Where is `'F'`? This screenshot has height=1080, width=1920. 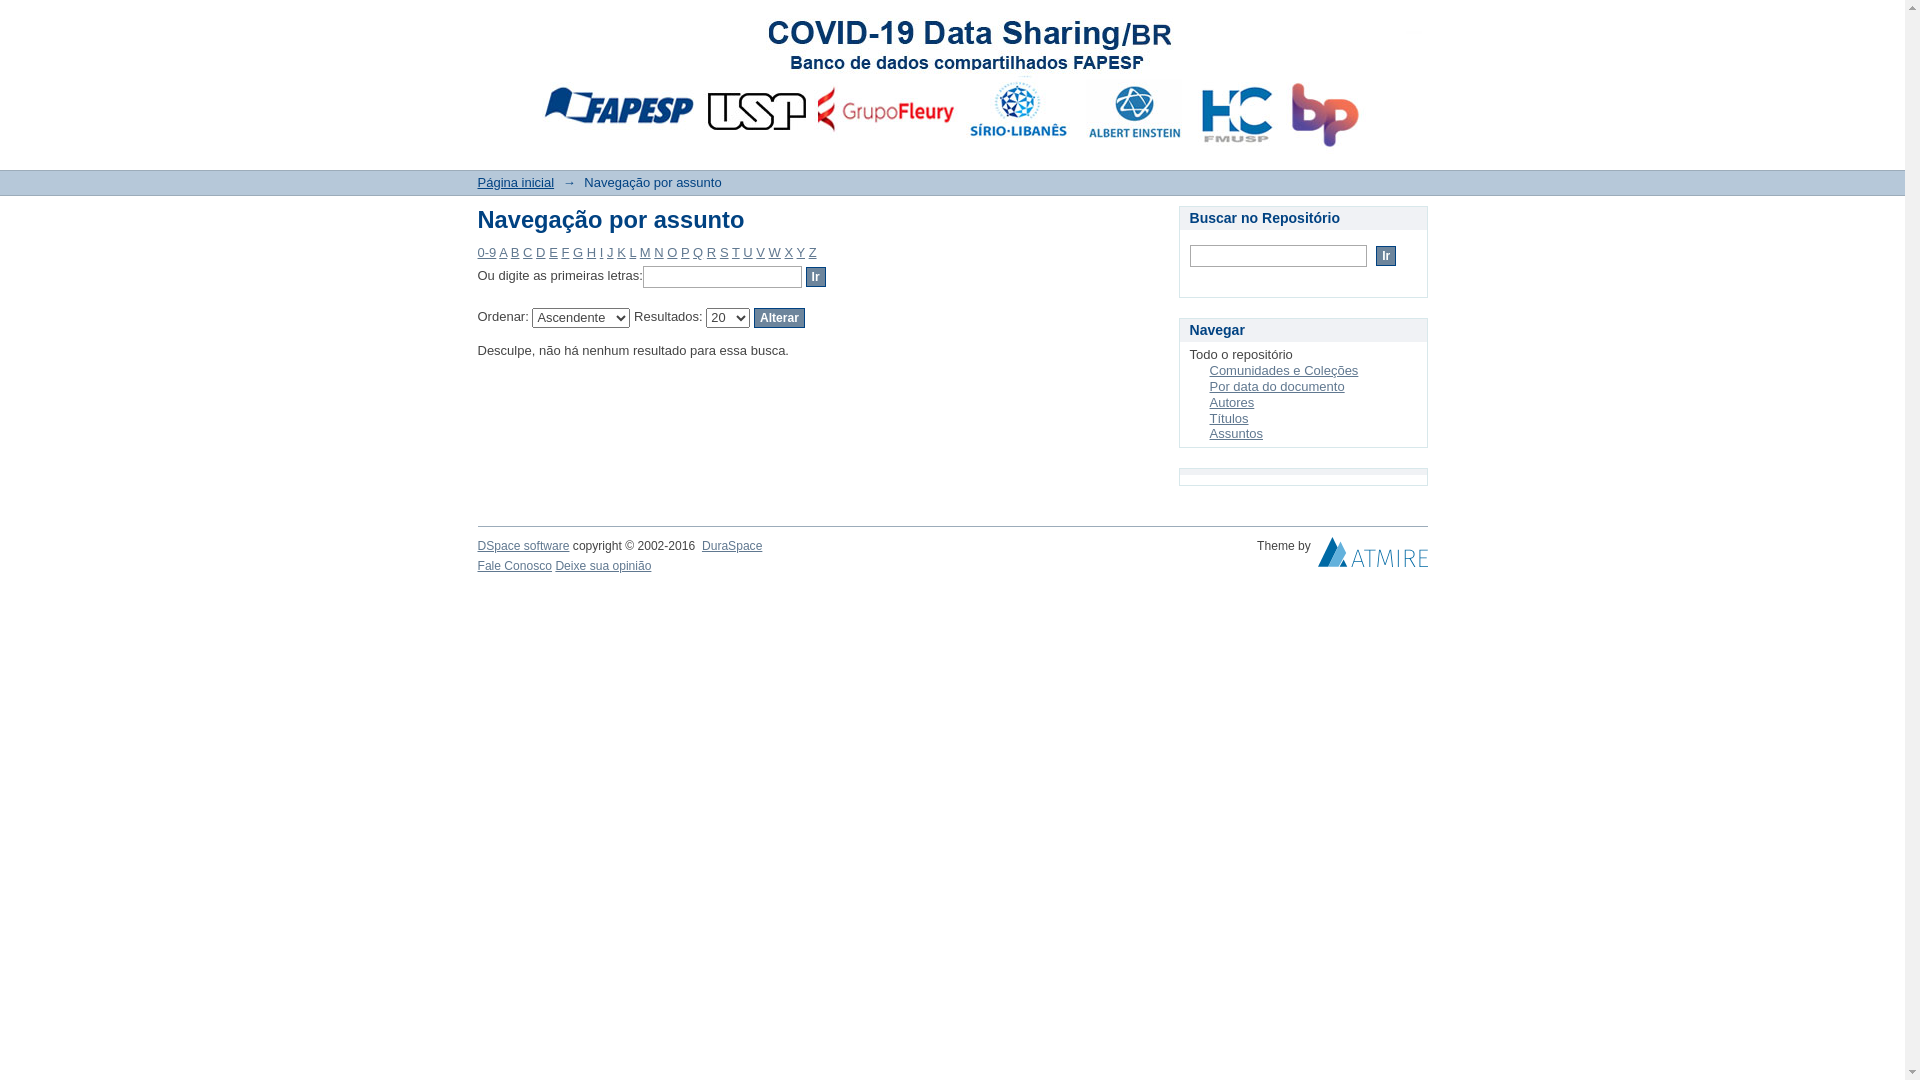 'F' is located at coordinates (564, 251).